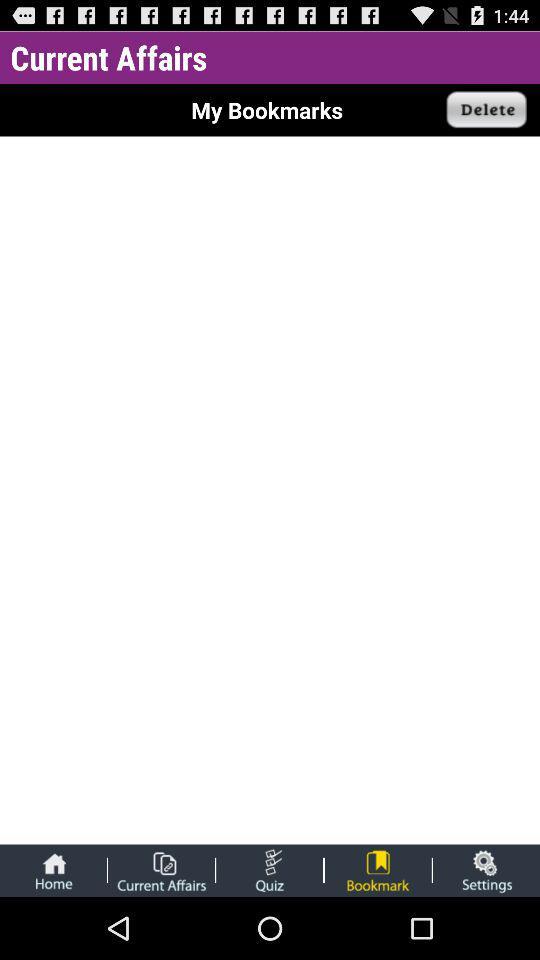  I want to click on start quiz, so click(269, 869).